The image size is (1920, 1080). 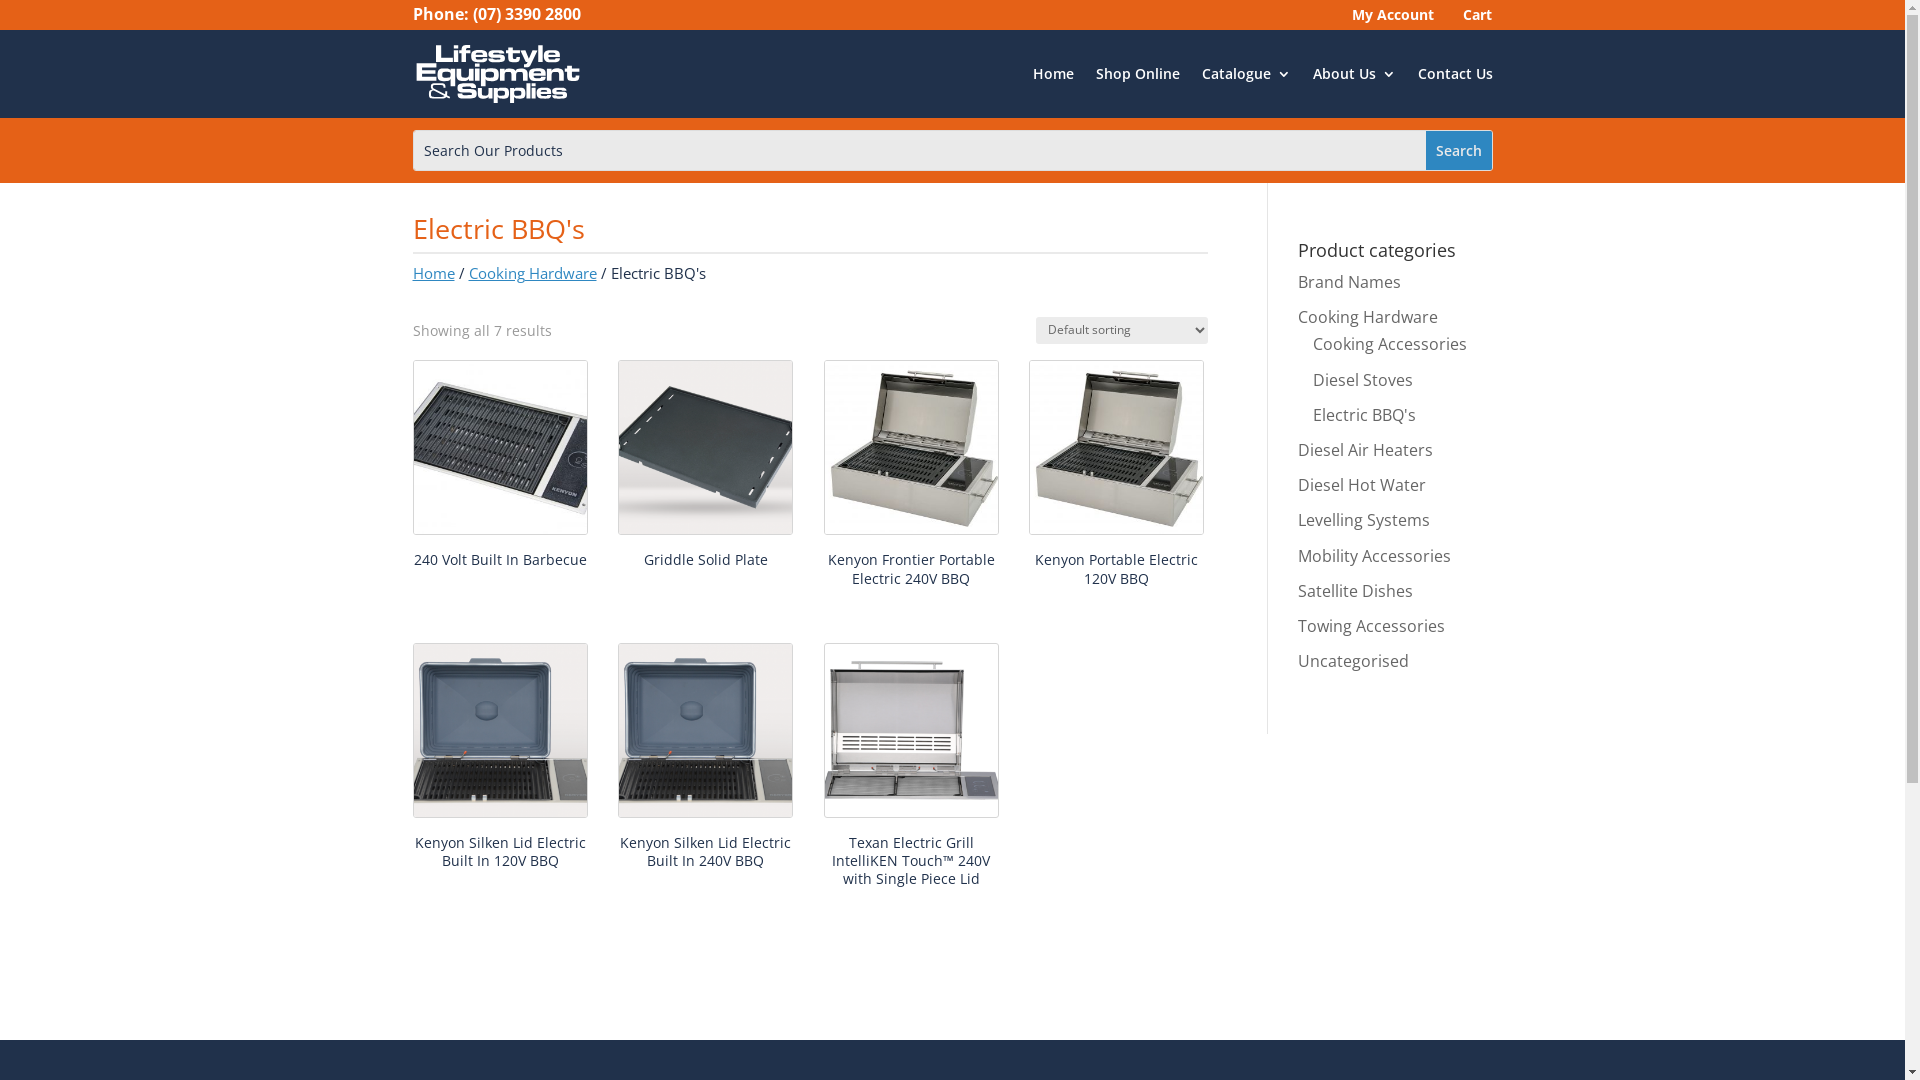 What do you see at coordinates (910, 477) in the screenshot?
I see `'Kenyon Frontier Portable Electric 240V BBQ'` at bounding box center [910, 477].